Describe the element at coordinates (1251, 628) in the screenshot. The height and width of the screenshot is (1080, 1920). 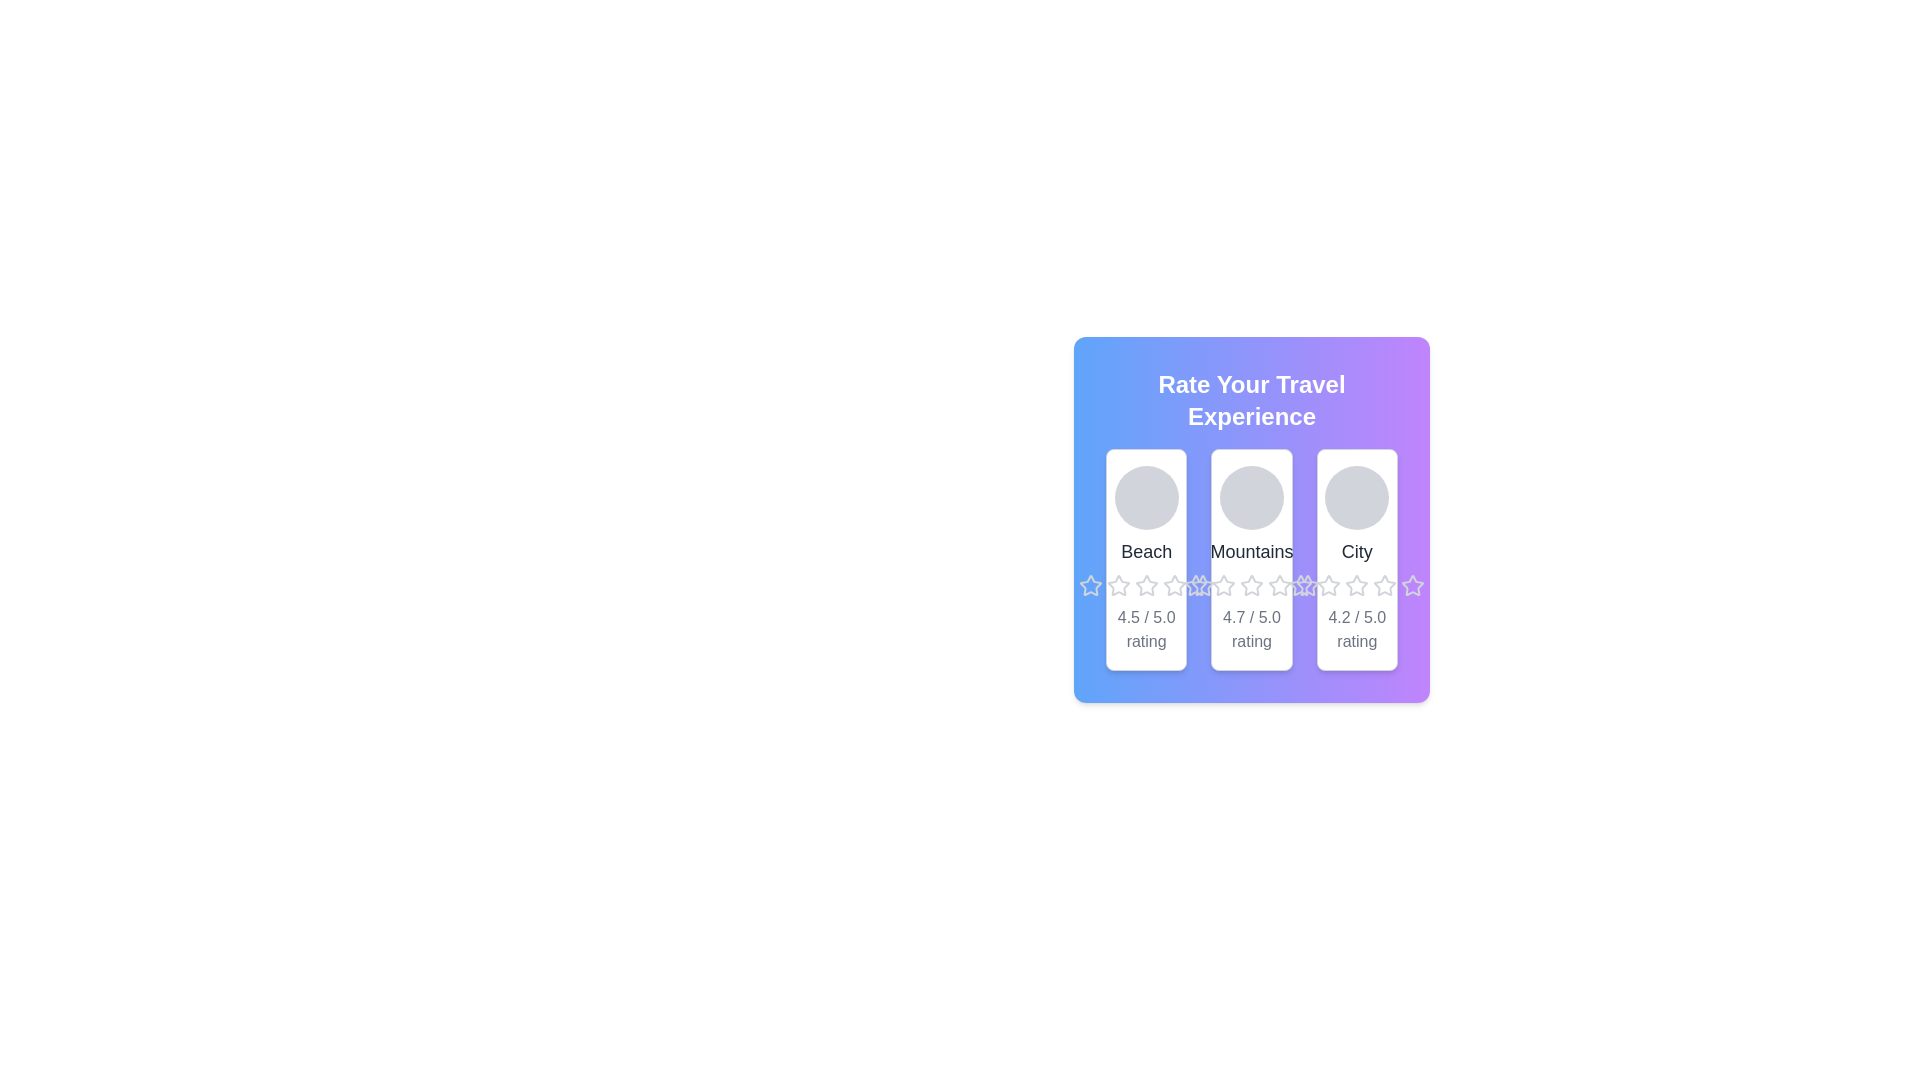
I see `the text label displaying the average rating for the 'Mountains' category, located beneath the title and star icons in the second card of three` at that location.